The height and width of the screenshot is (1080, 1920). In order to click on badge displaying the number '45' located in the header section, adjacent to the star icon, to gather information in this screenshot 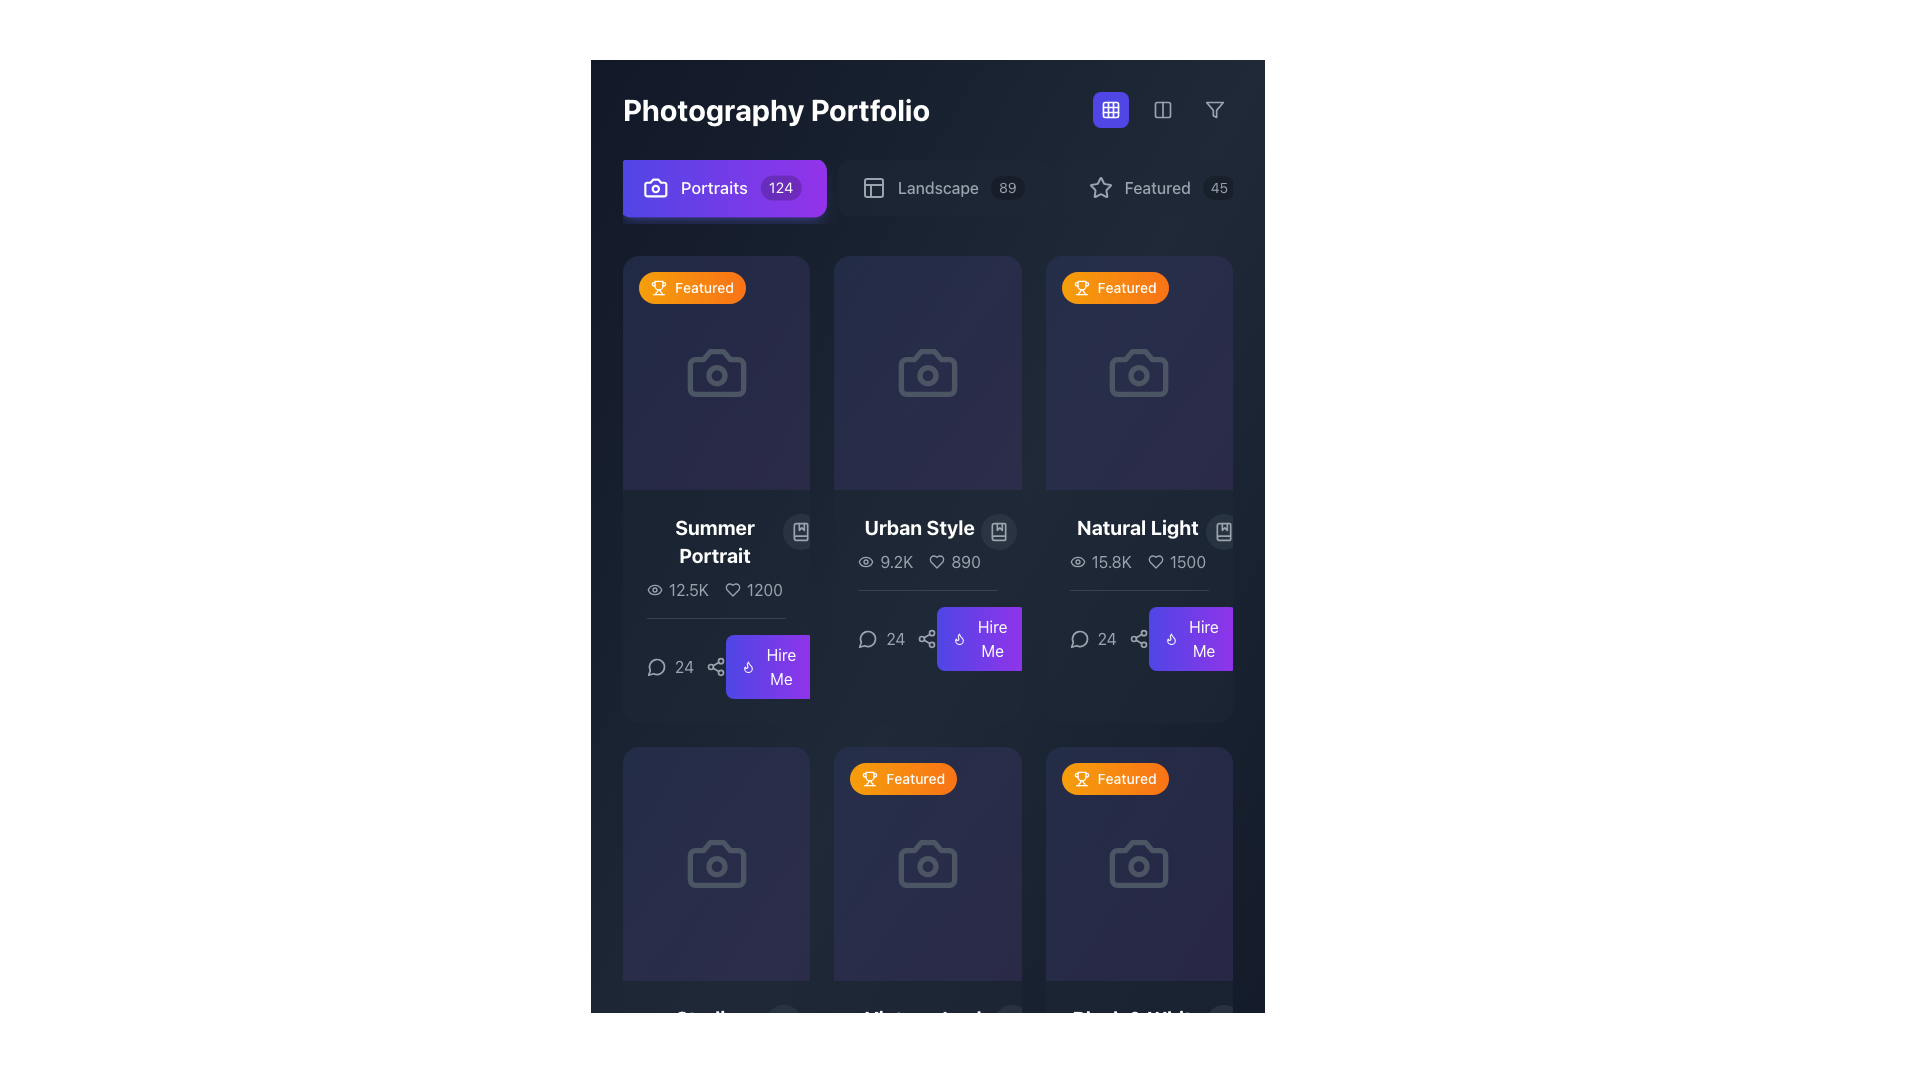, I will do `click(1218, 188)`.